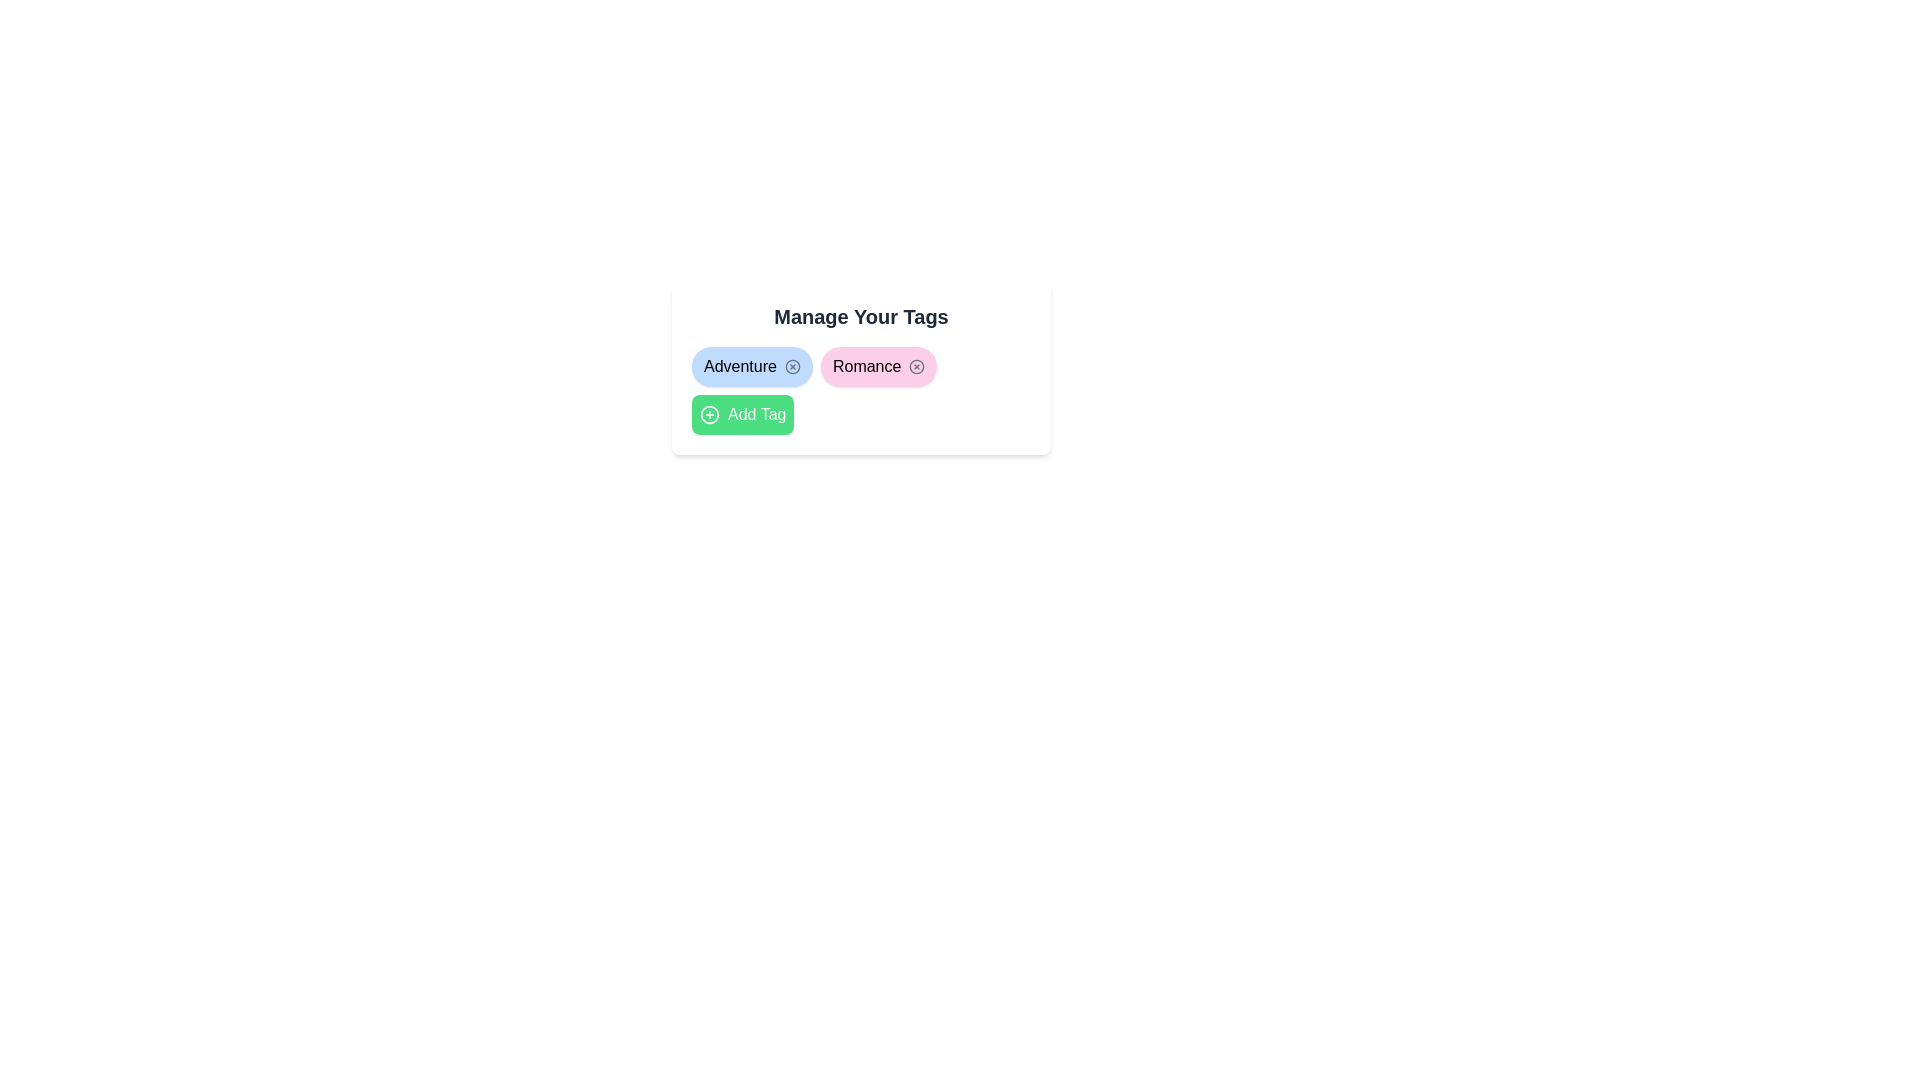 The height and width of the screenshot is (1080, 1920). Describe the element at coordinates (916, 366) in the screenshot. I see `'X' button of the tag labeled Romance to remove it` at that location.